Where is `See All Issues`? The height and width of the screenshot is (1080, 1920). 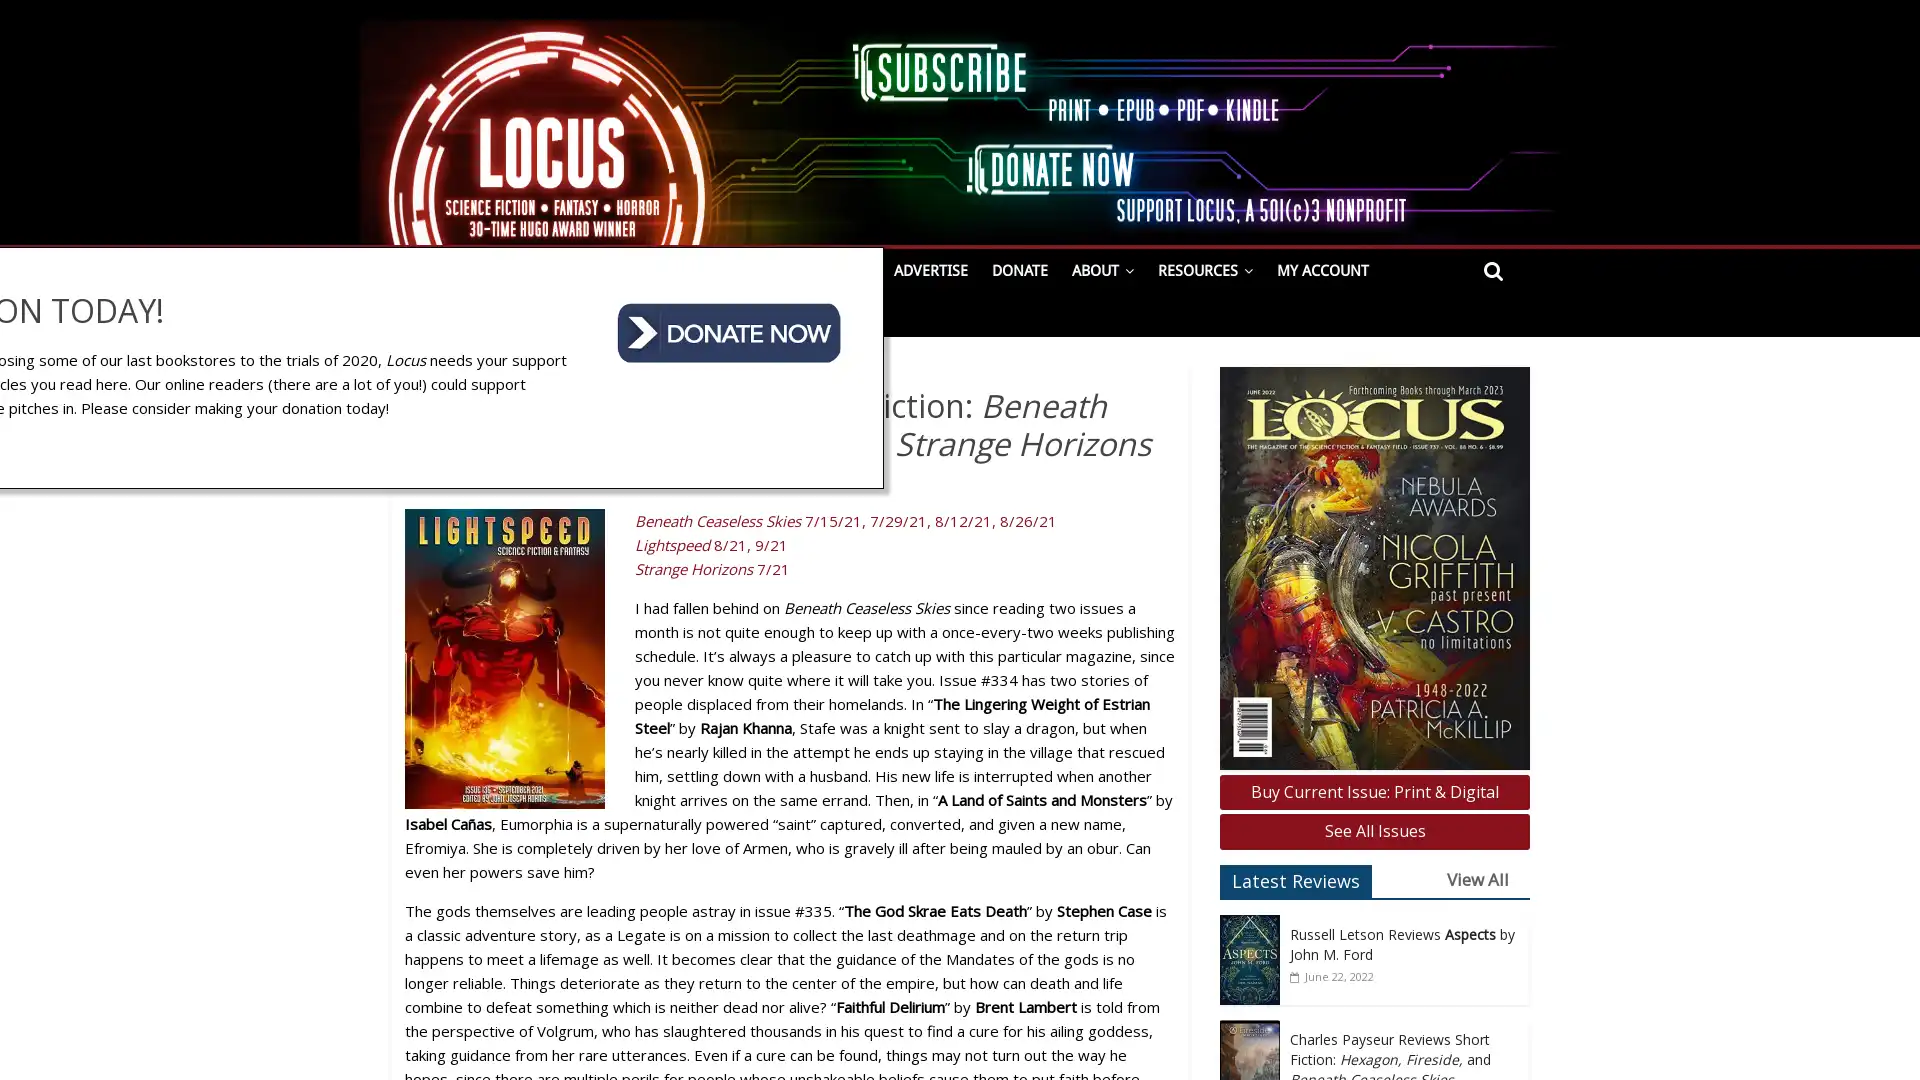
See All Issues is located at coordinates (1373, 831).